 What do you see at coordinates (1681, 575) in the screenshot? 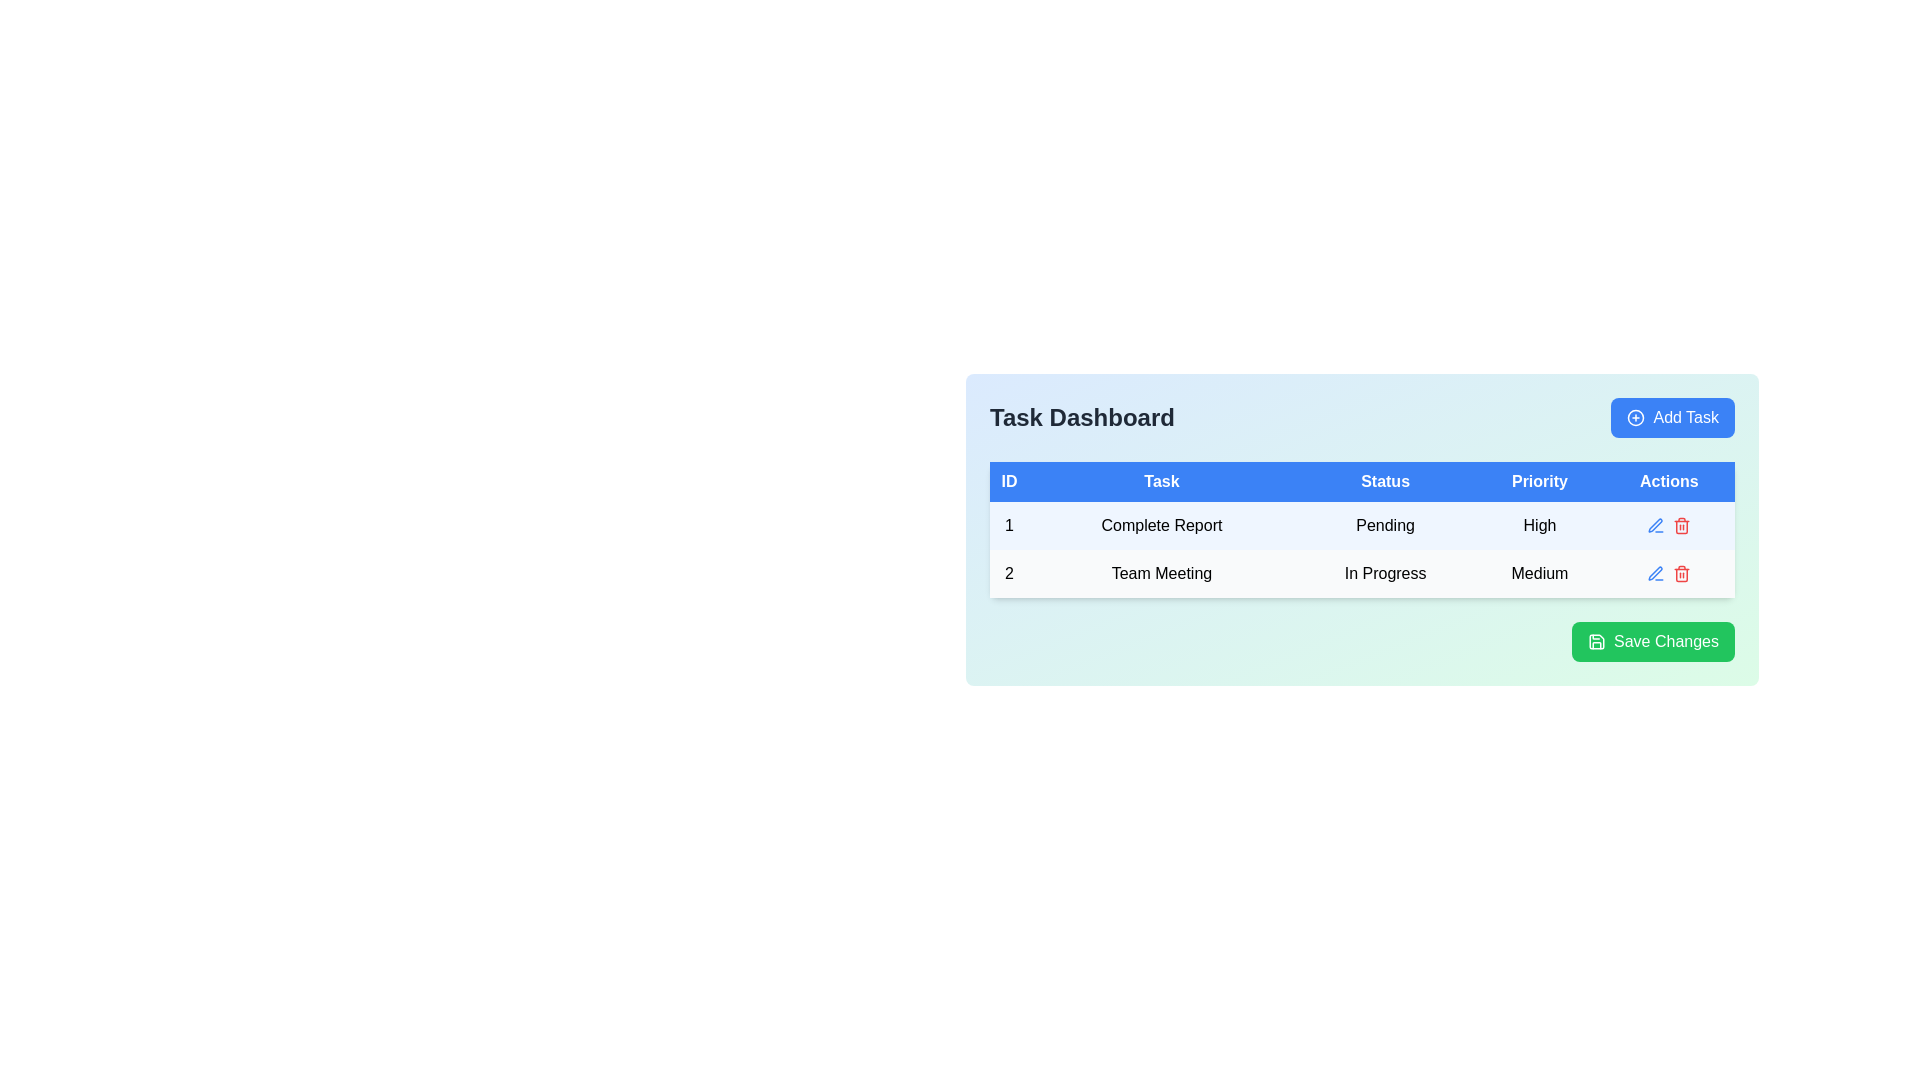
I see `the trash can icon in the 'Actions' column for the 'Team Meeting' task` at bounding box center [1681, 575].